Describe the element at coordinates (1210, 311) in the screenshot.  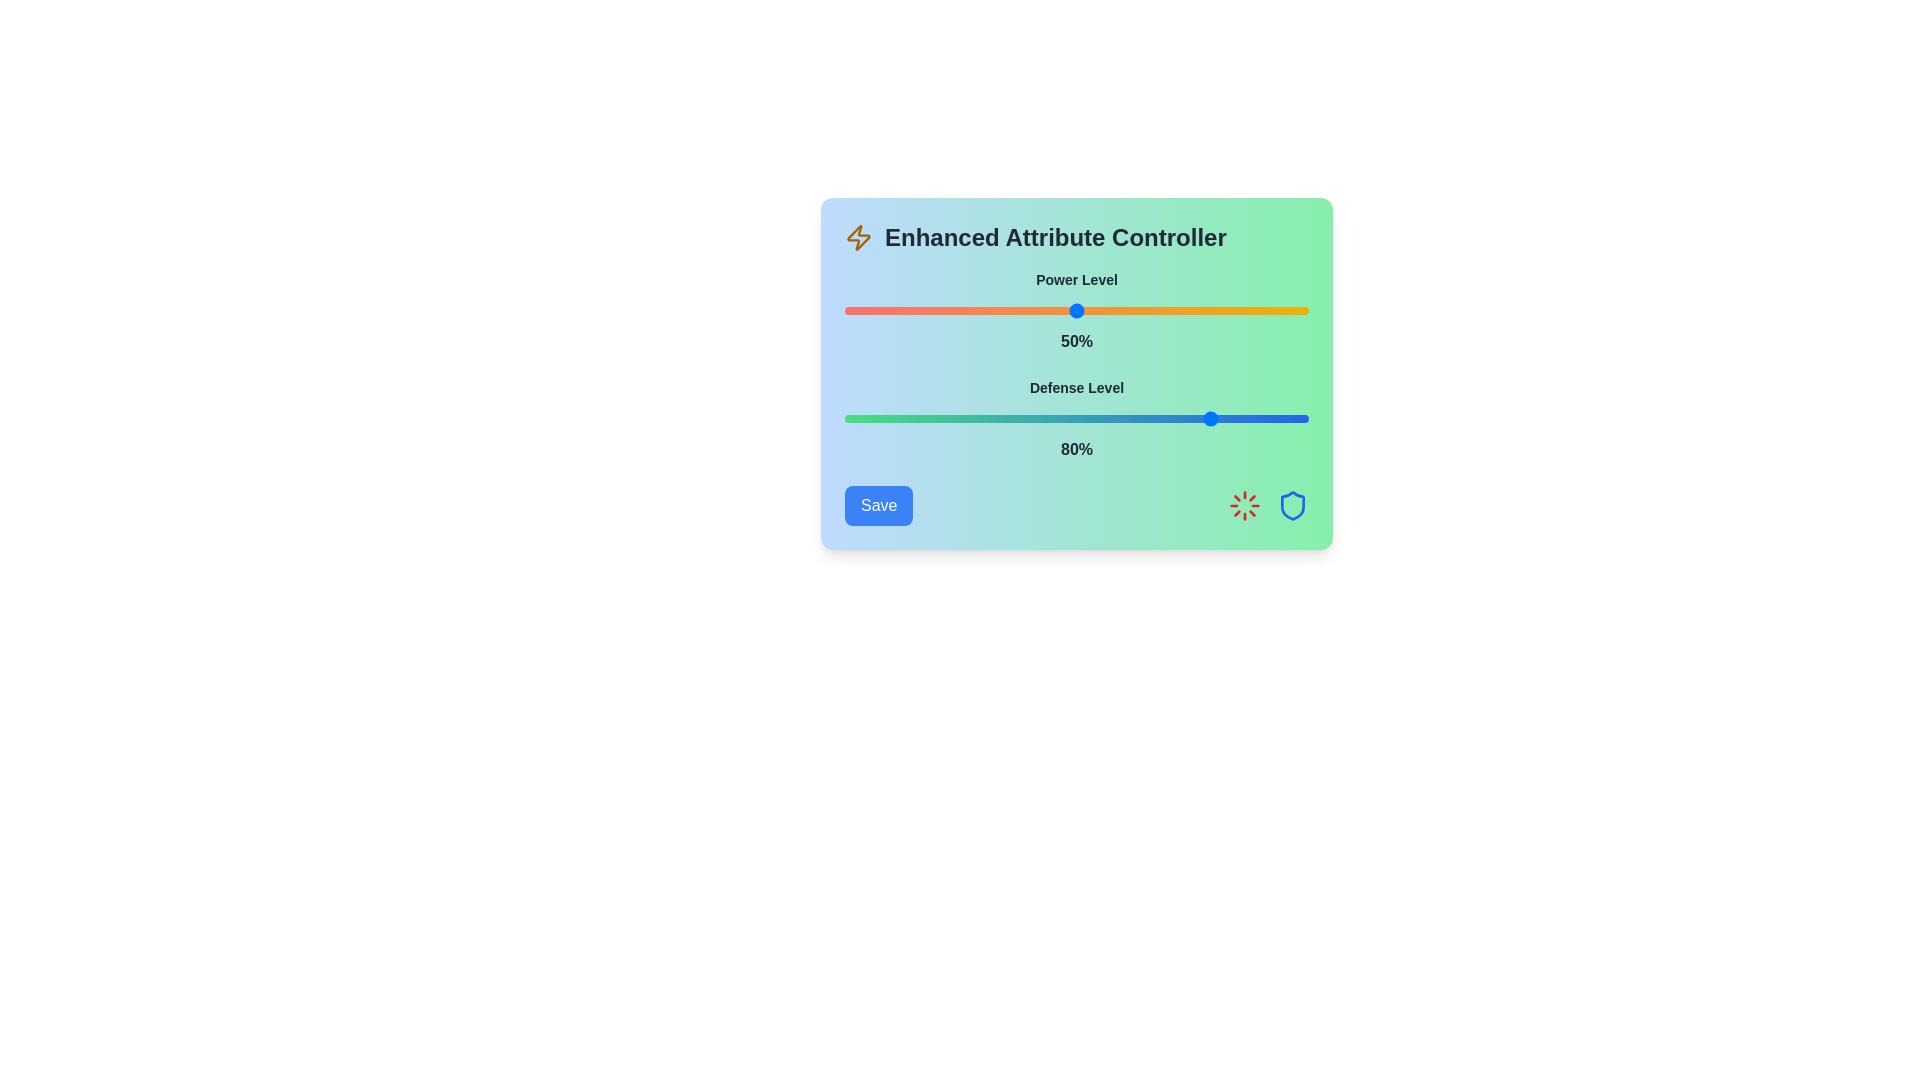
I see `the Power Level slider to 79%` at that location.